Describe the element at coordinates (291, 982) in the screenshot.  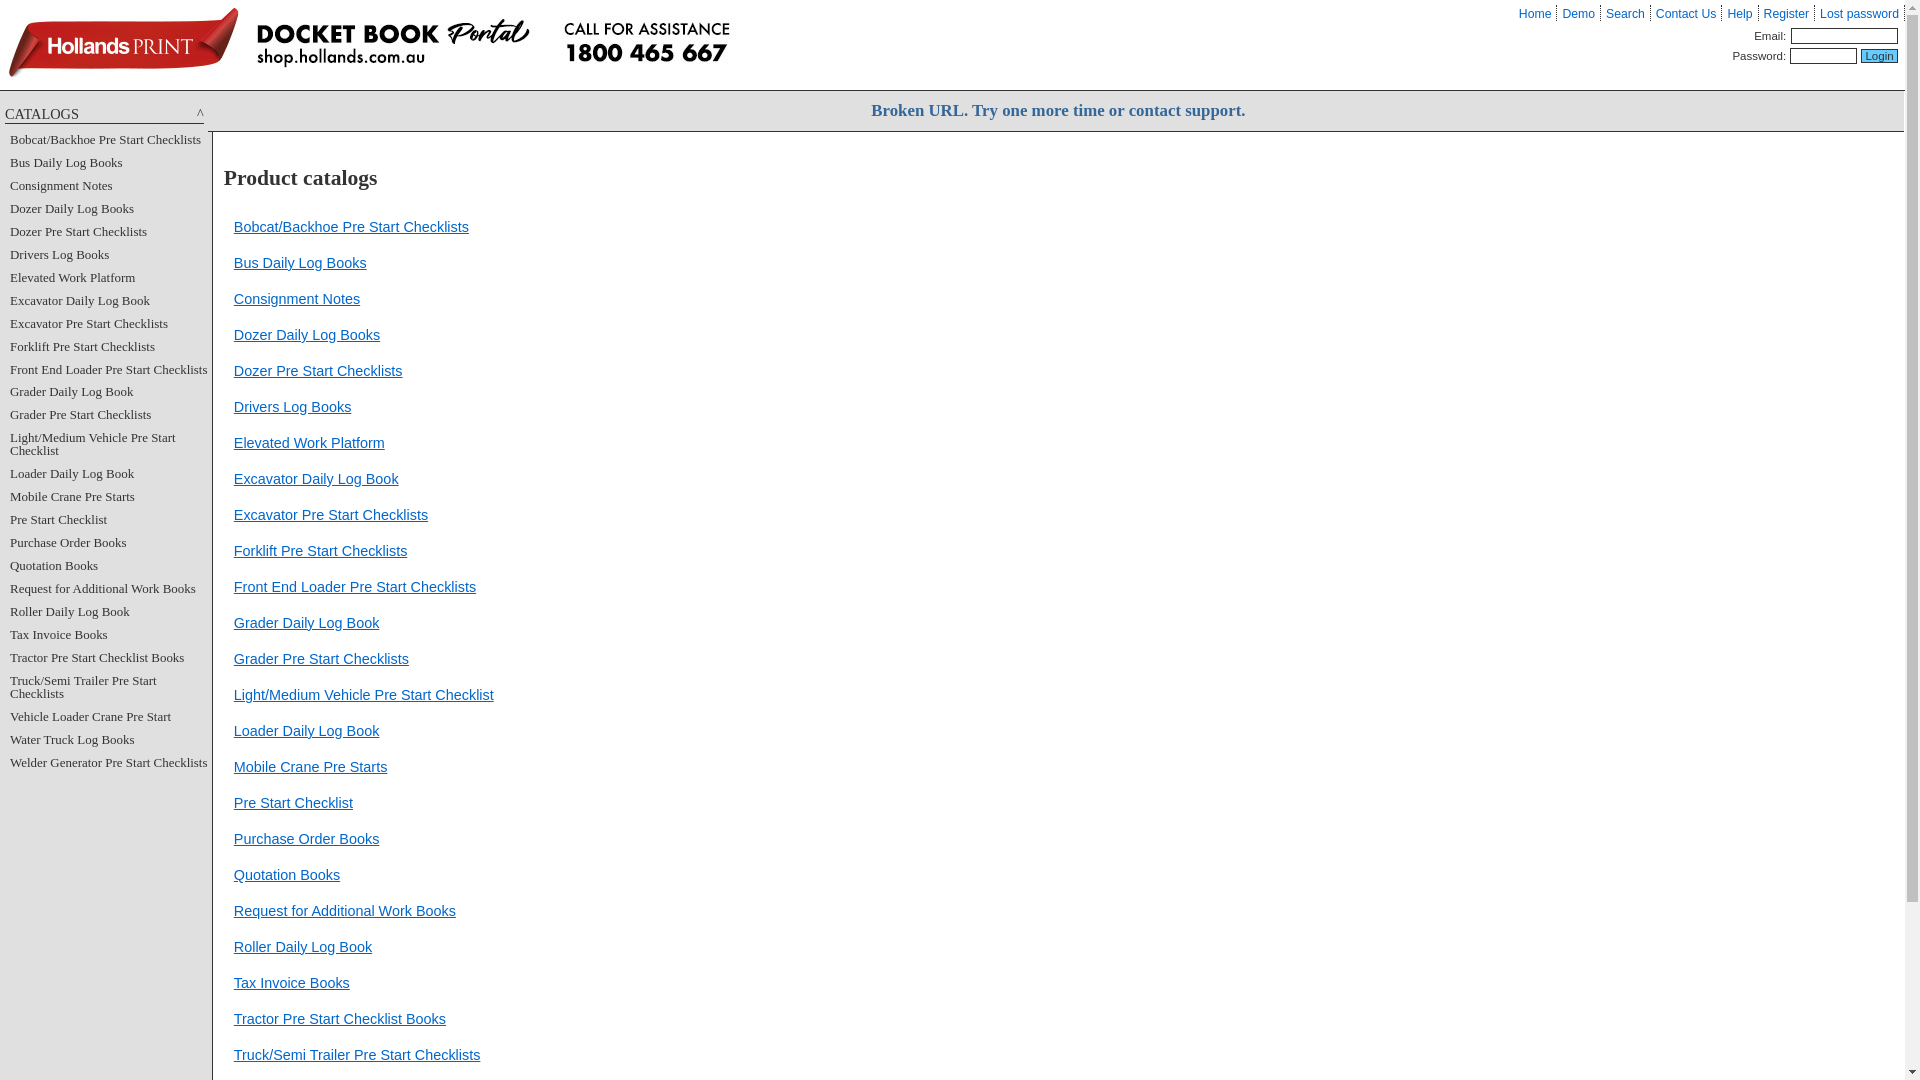
I see `'Tax Invoice Books'` at that location.